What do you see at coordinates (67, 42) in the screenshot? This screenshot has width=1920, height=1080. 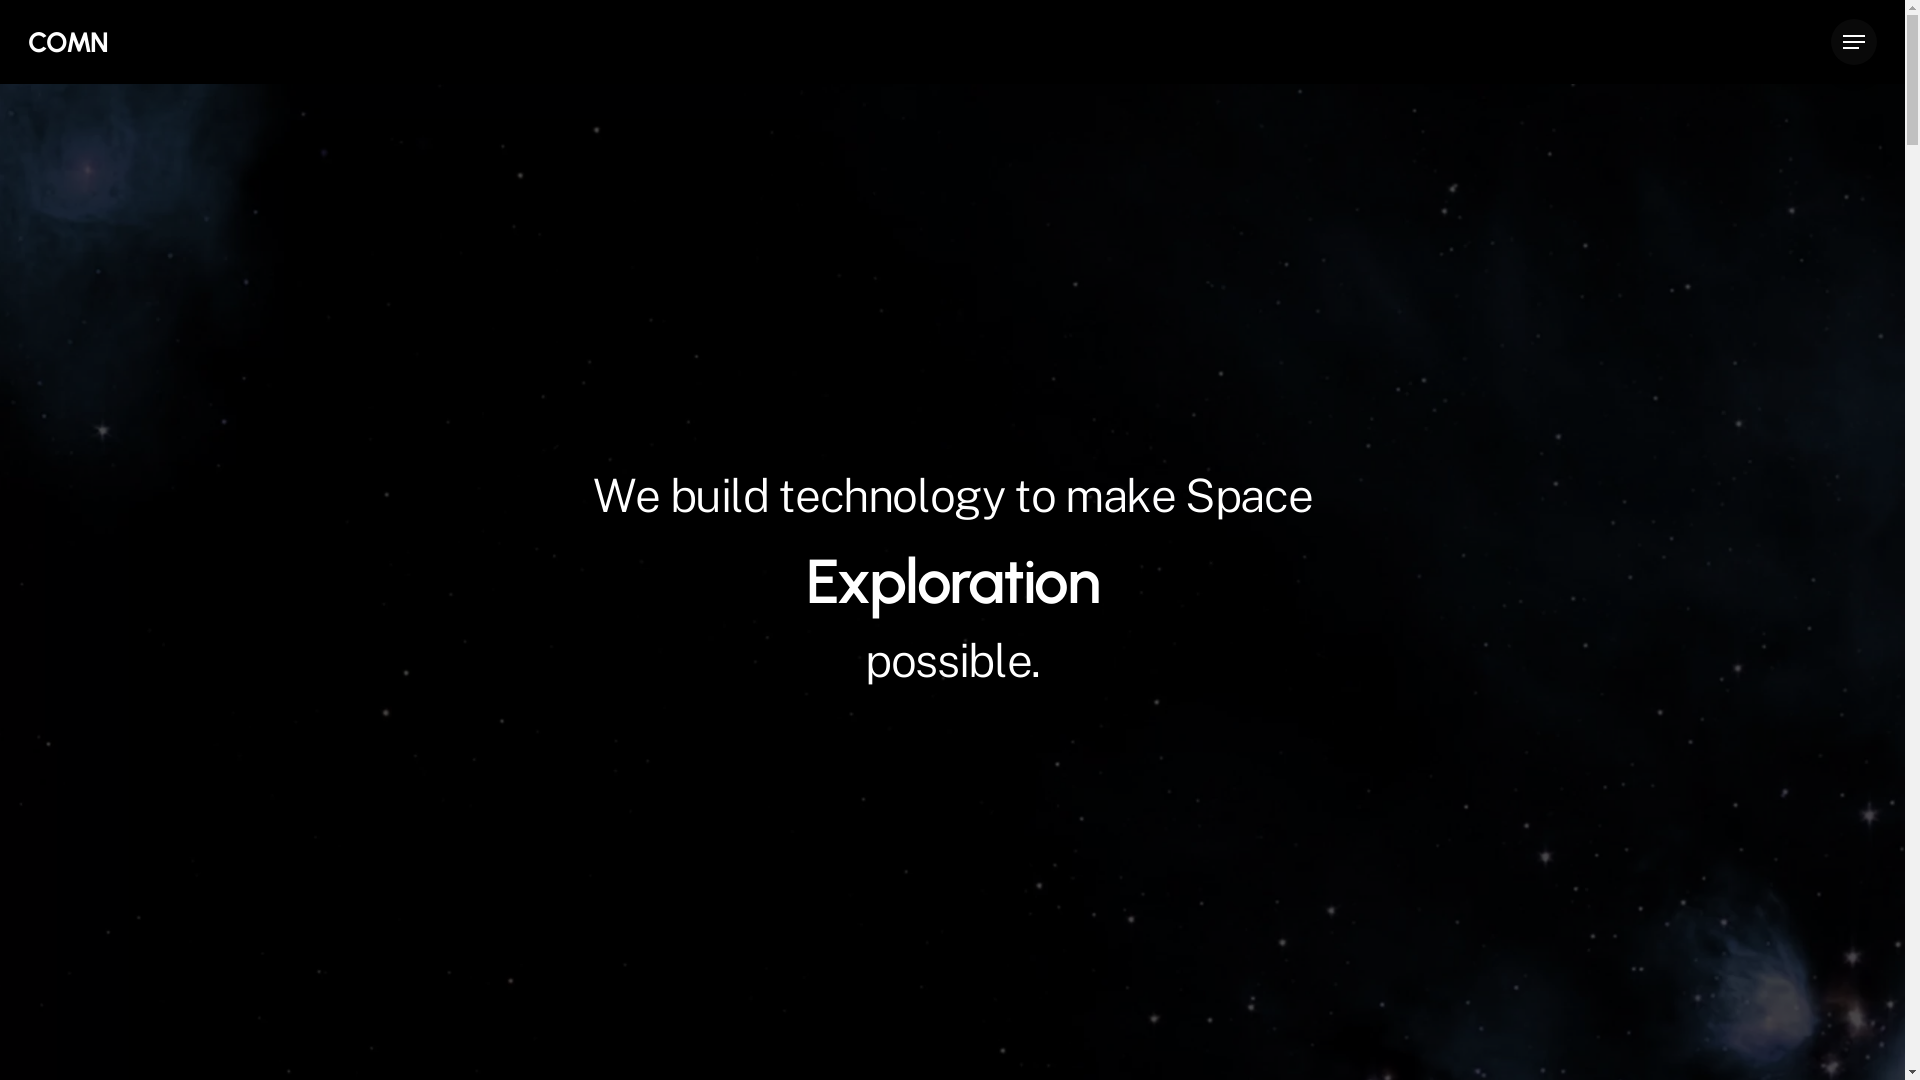 I see `'COMN'` at bounding box center [67, 42].